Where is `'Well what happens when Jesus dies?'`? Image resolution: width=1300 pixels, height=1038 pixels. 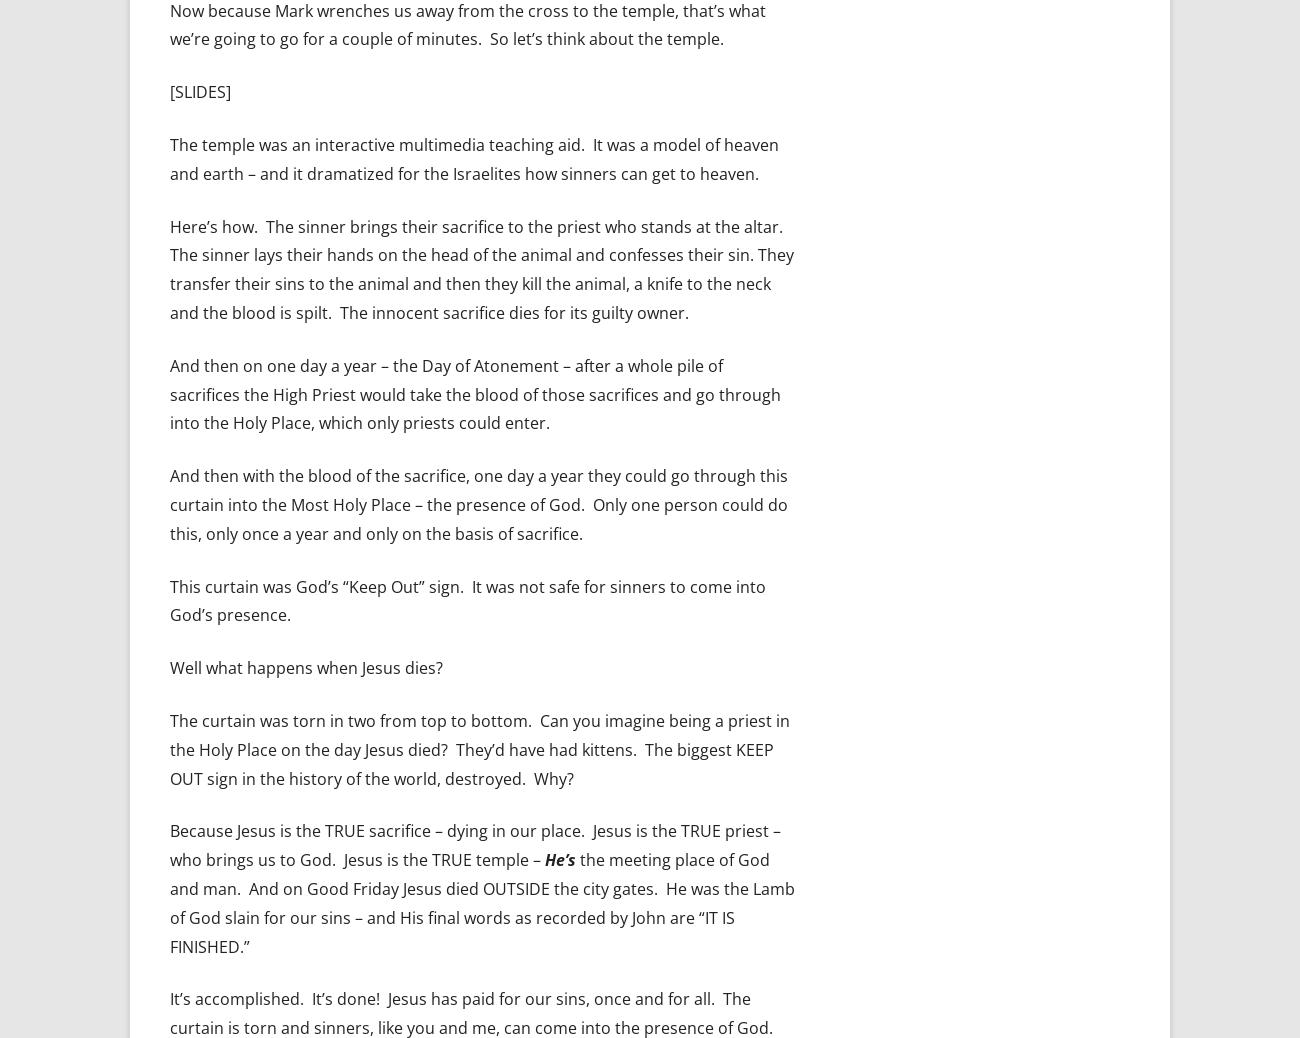
'Well what happens when Jesus dies?' is located at coordinates (306, 666).